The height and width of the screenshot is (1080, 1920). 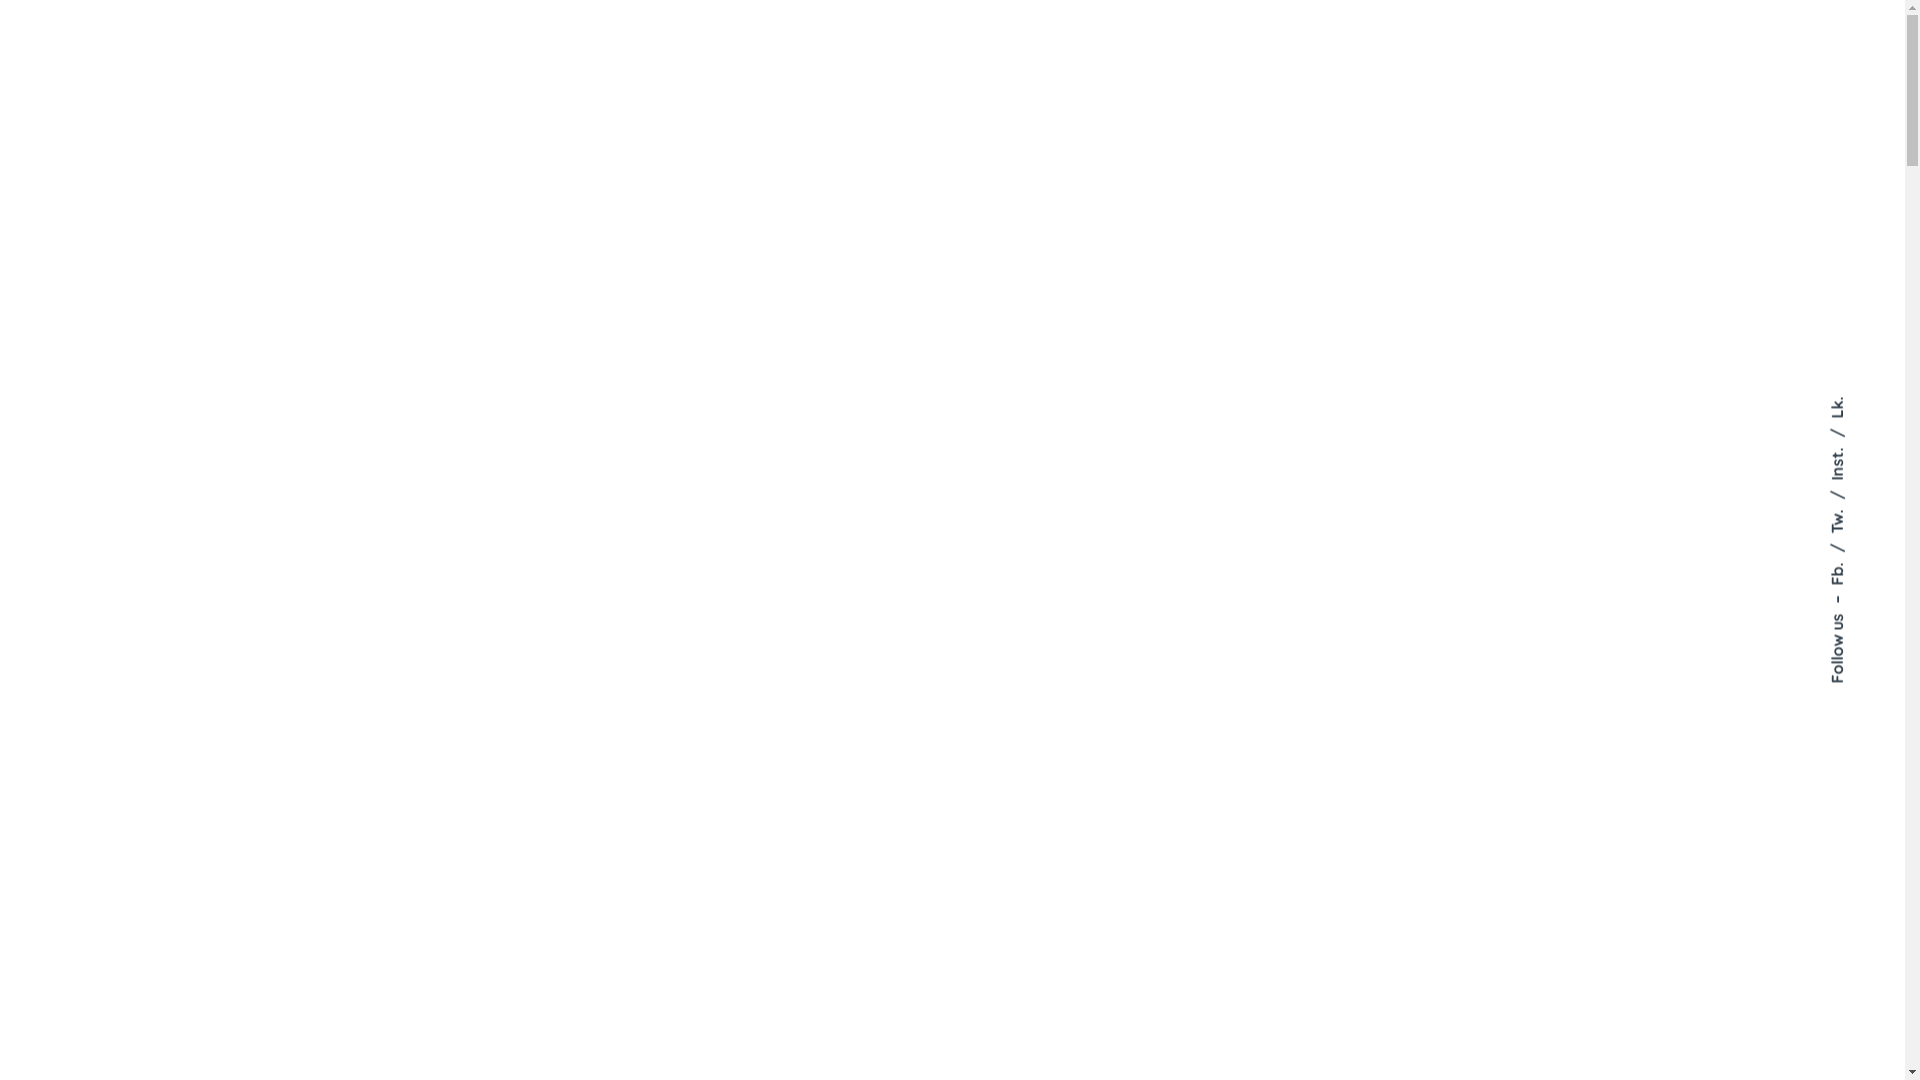 I want to click on 'Fb.', so click(x=1827, y=554).